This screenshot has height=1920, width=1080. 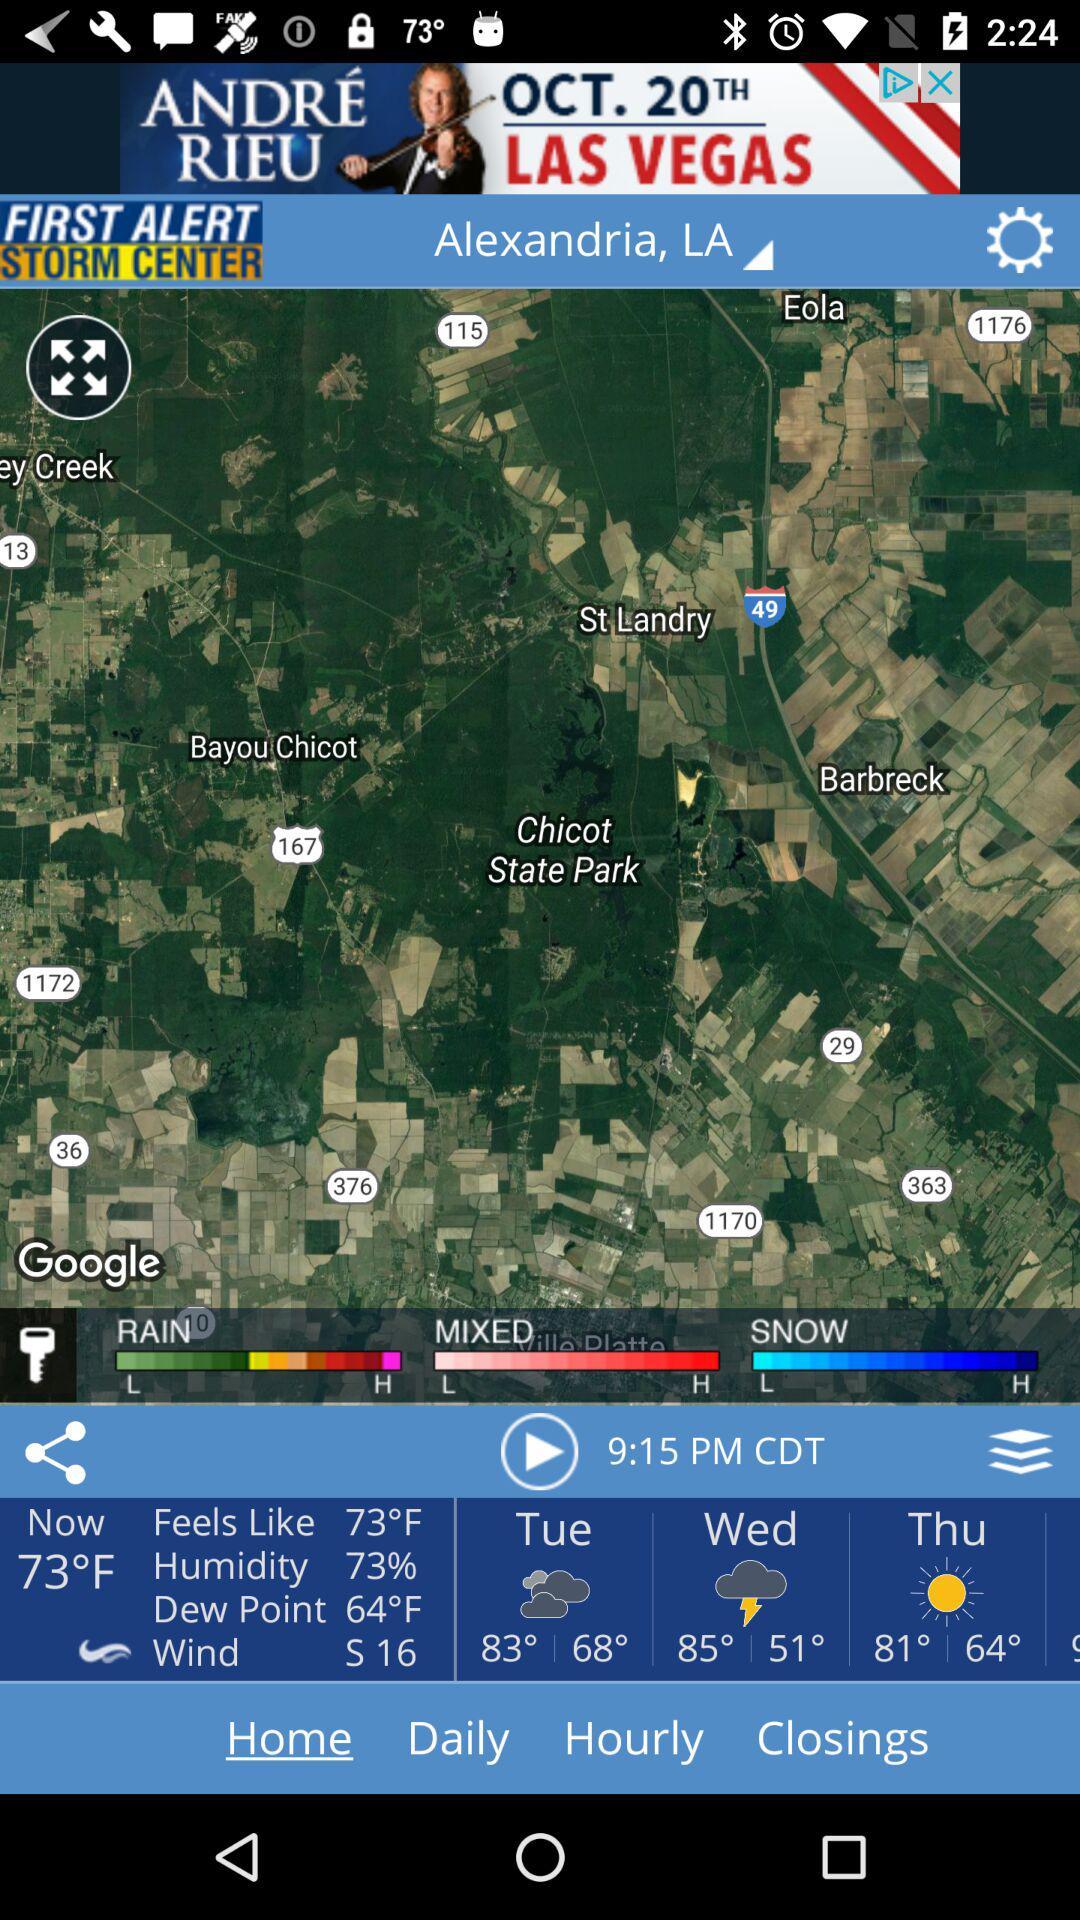 What do you see at coordinates (554, 1590) in the screenshot?
I see `clouds icon below the text tue at the bottom` at bounding box center [554, 1590].